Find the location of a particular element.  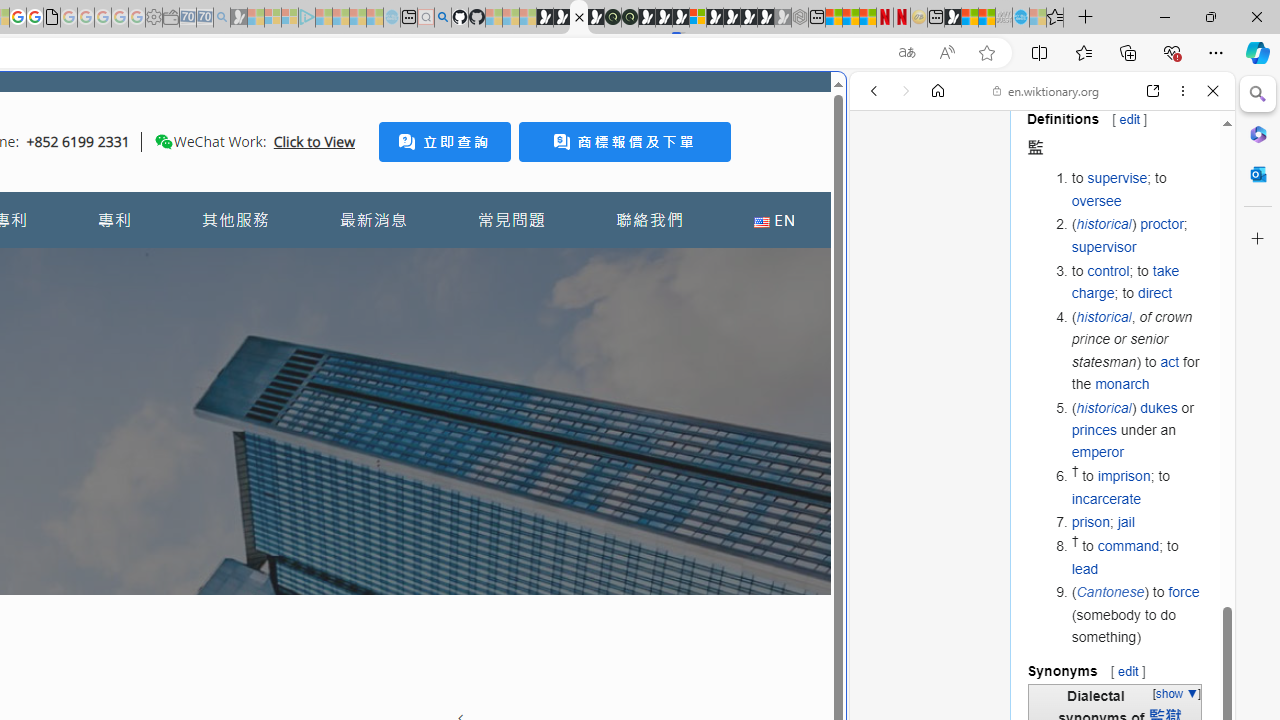

'Wiktionary' is located at coordinates (1034, 669).